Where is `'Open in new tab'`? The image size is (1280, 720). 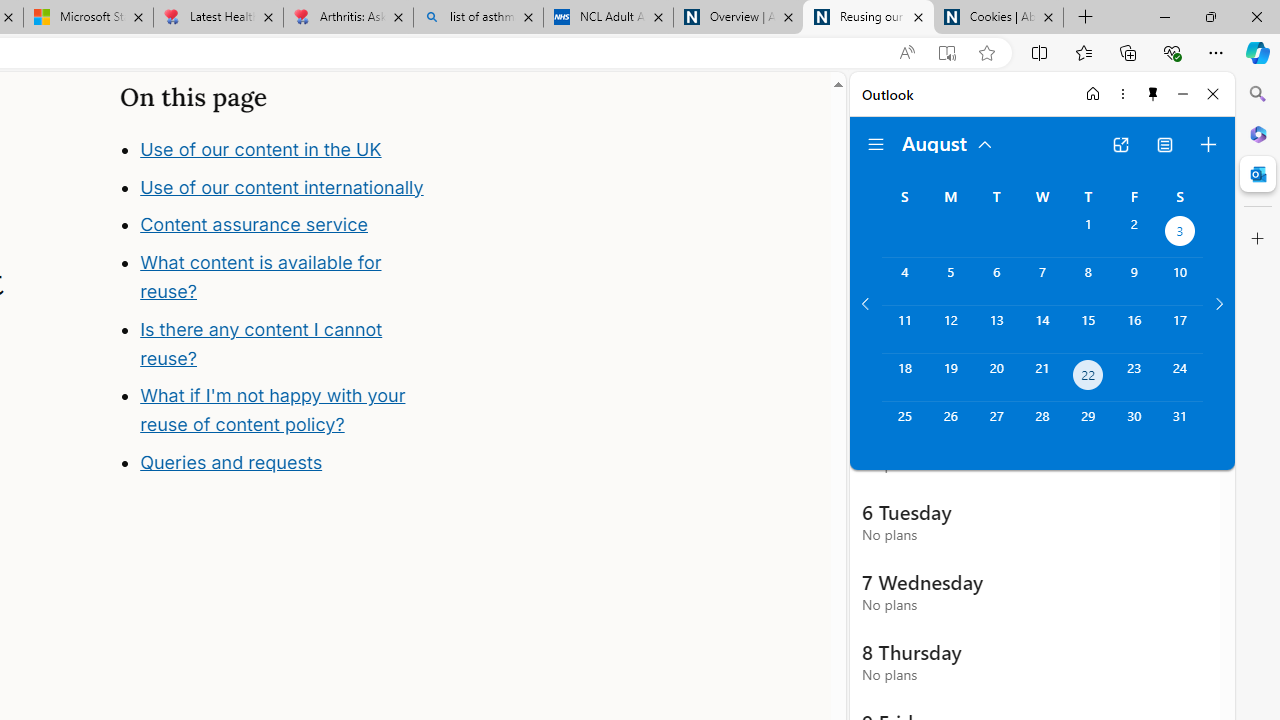 'Open in new tab' is located at coordinates (1120, 144).